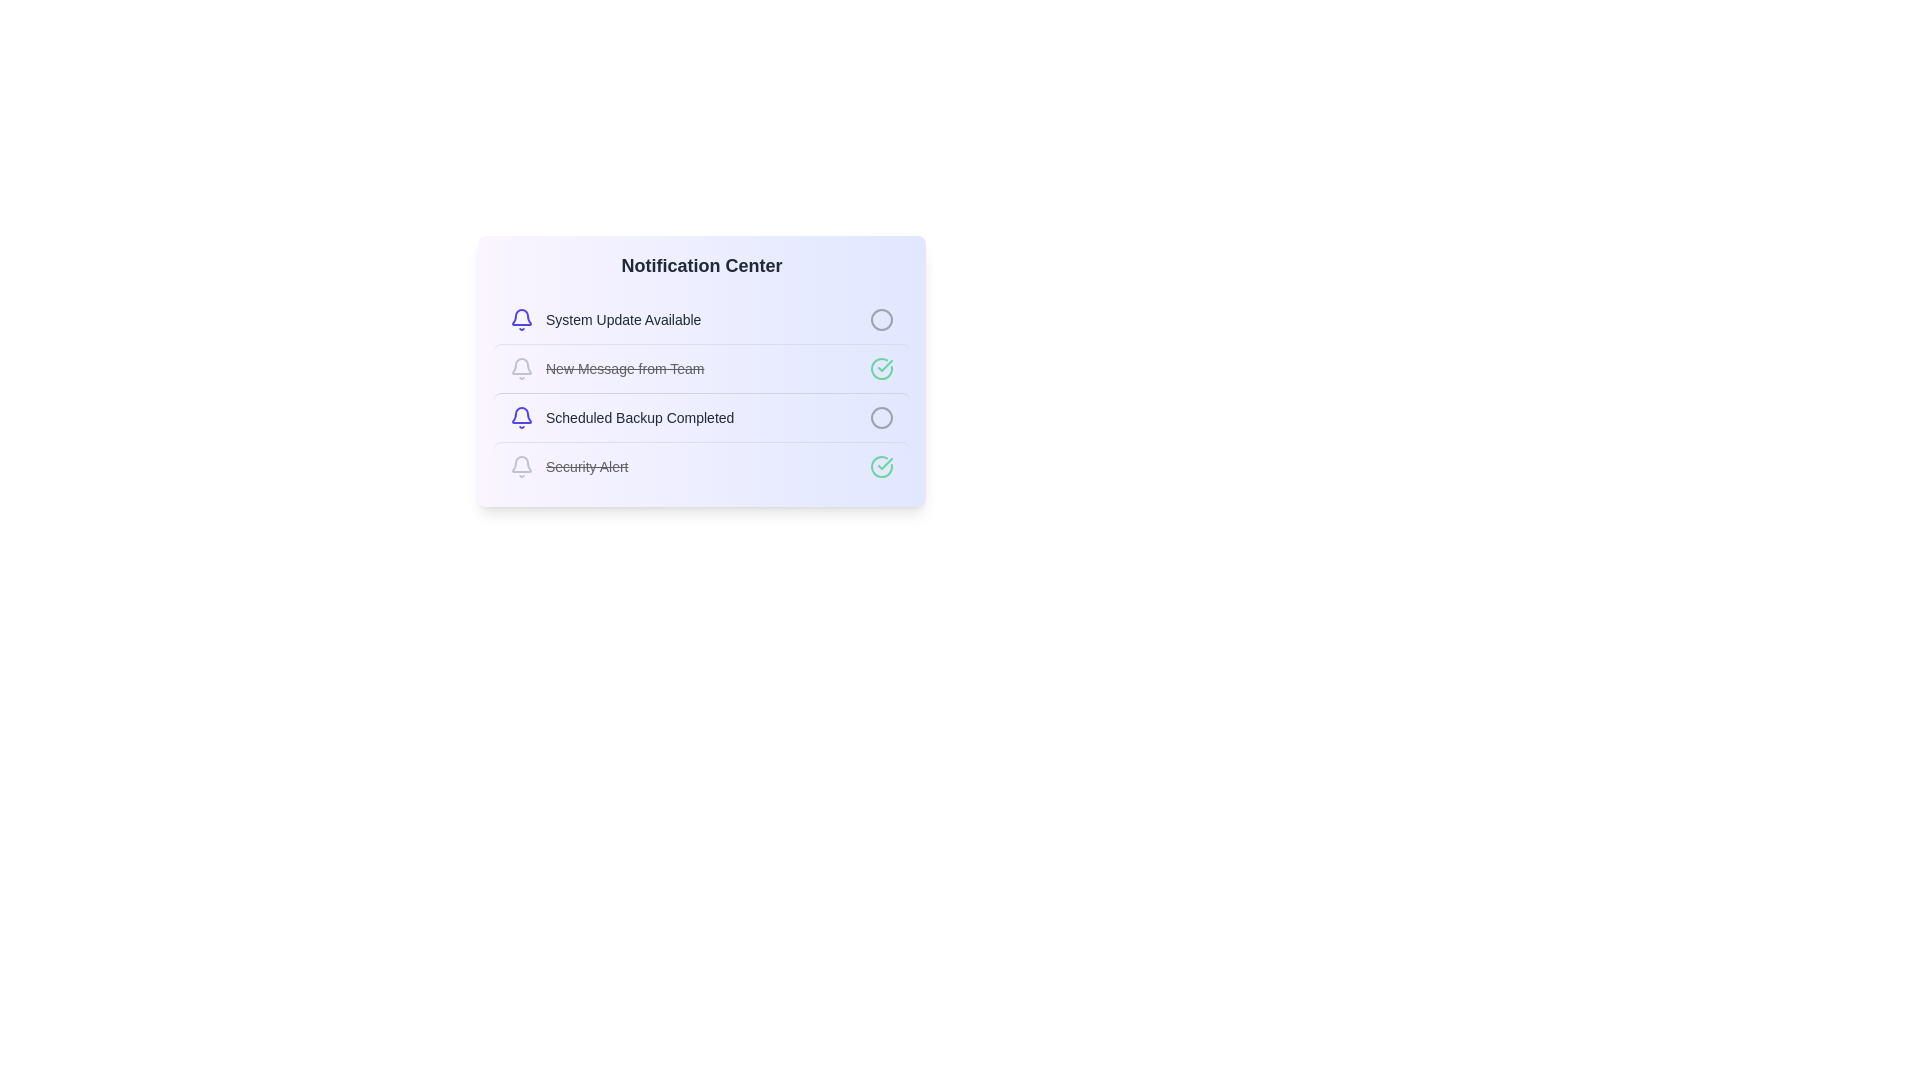 This screenshot has height=1080, width=1920. Describe the element at coordinates (701, 466) in the screenshot. I see `the notification titled 'Security Alert' to highlight it` at that location.